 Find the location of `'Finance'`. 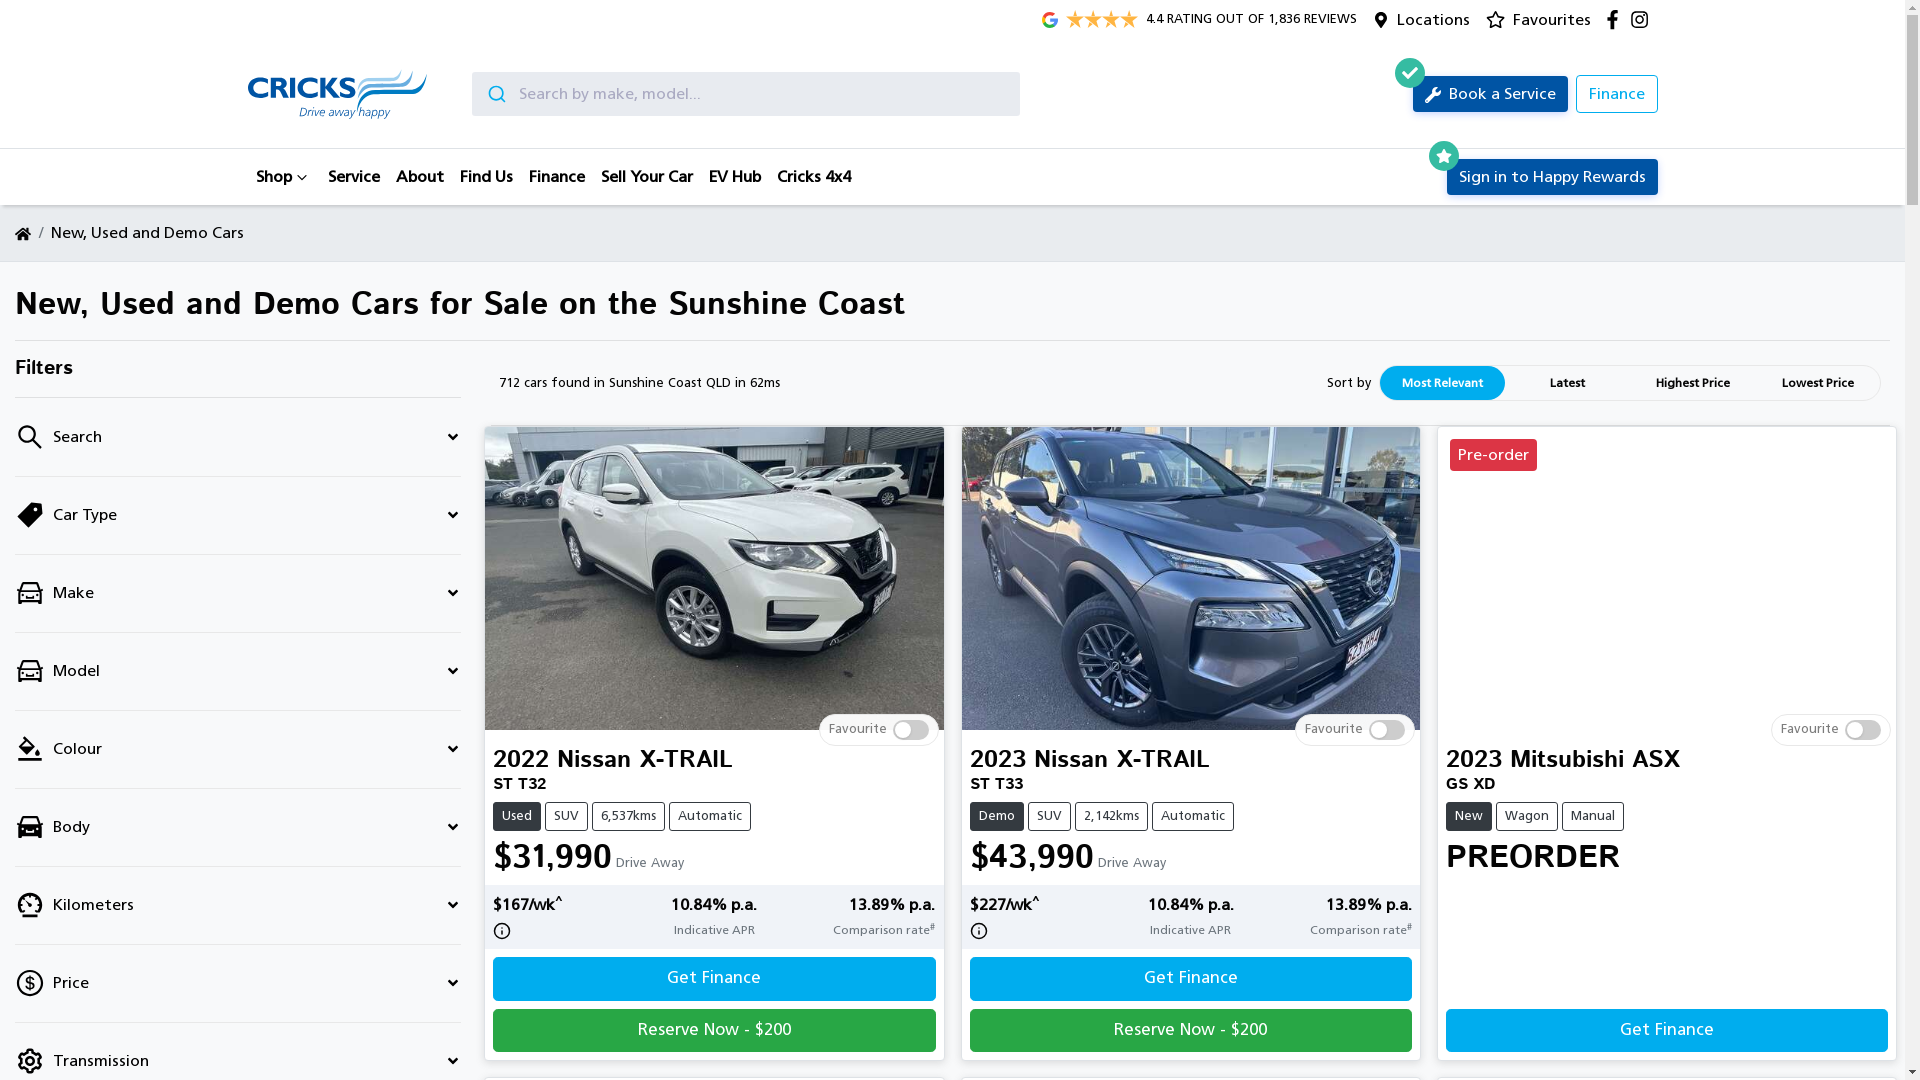

'Finance' is located at coordinates (556, 176).